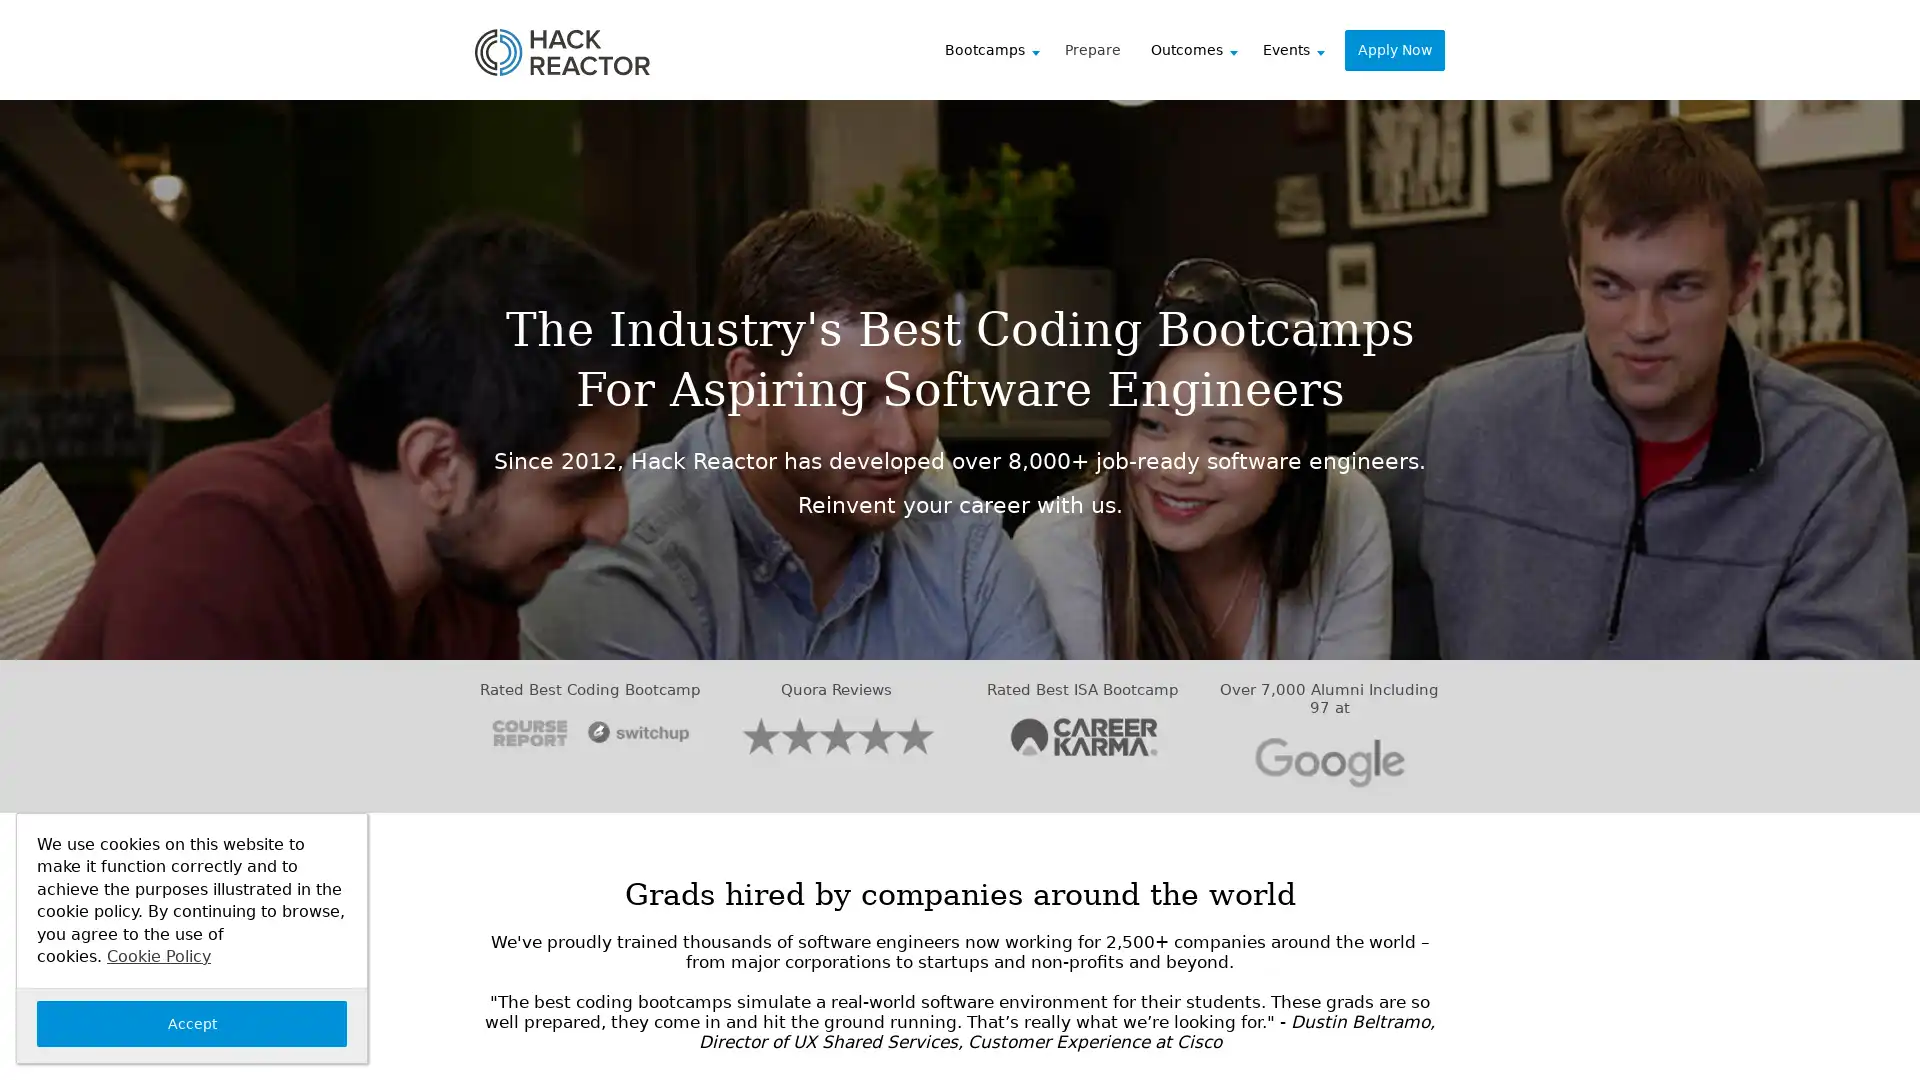  What do you see at coordinates (999, 49) in the screenshot?
I see `Bootcamps` at bounding box center [999, 49].